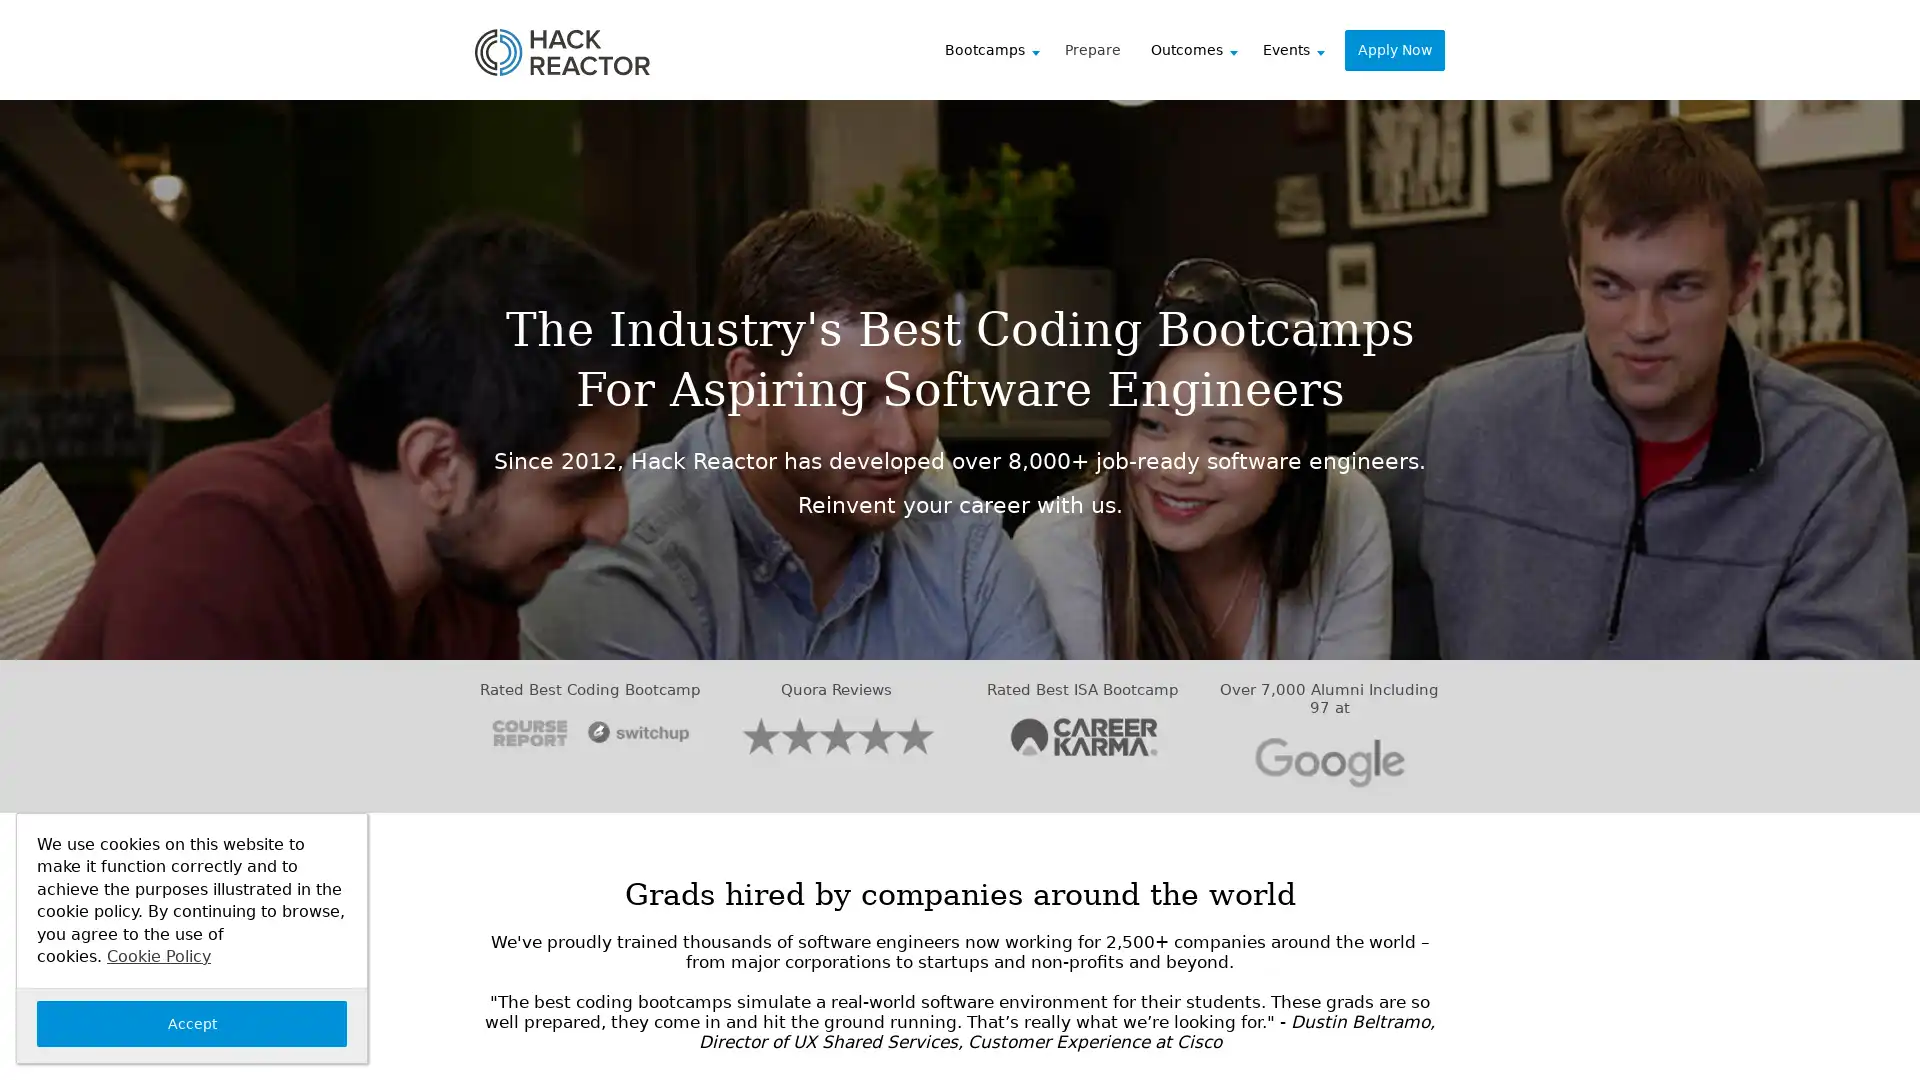  What do you see at coordinates (999, 49) in the screenshot?
I see `Bootcamps` at bounding box center [999, 49].